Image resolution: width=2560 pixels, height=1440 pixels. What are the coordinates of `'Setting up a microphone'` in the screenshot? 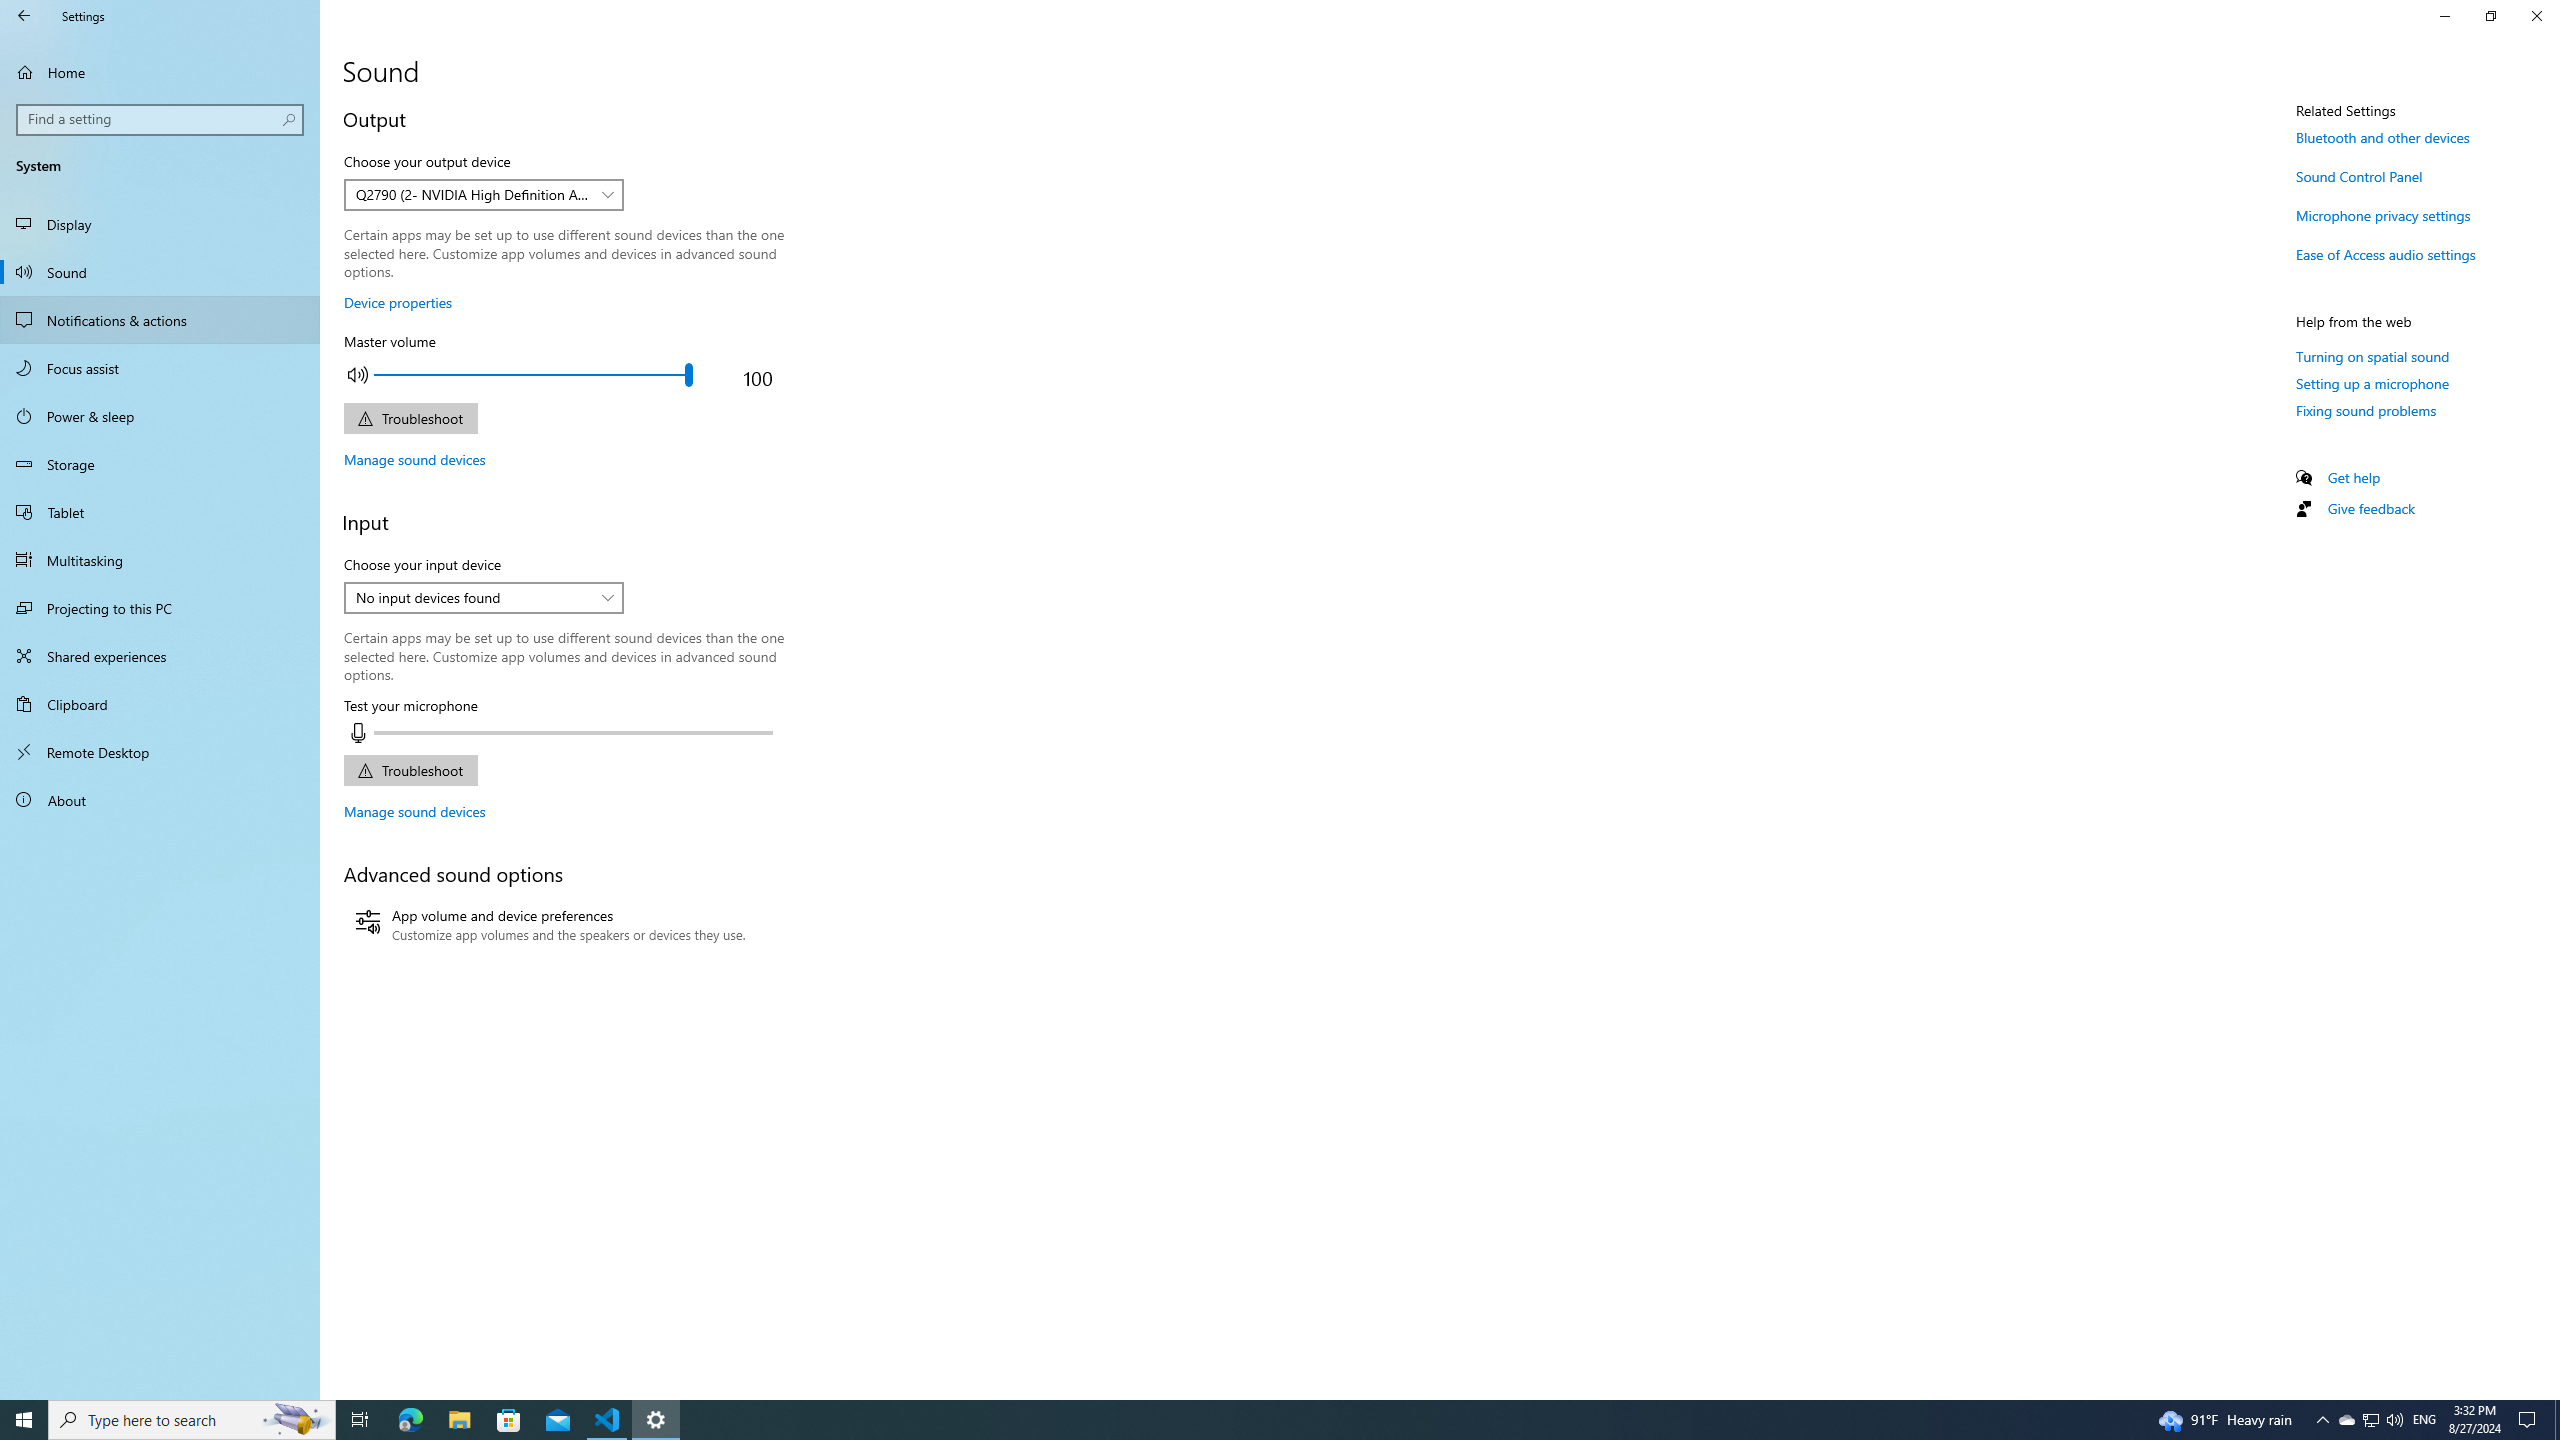 It's located at (2372, 382).